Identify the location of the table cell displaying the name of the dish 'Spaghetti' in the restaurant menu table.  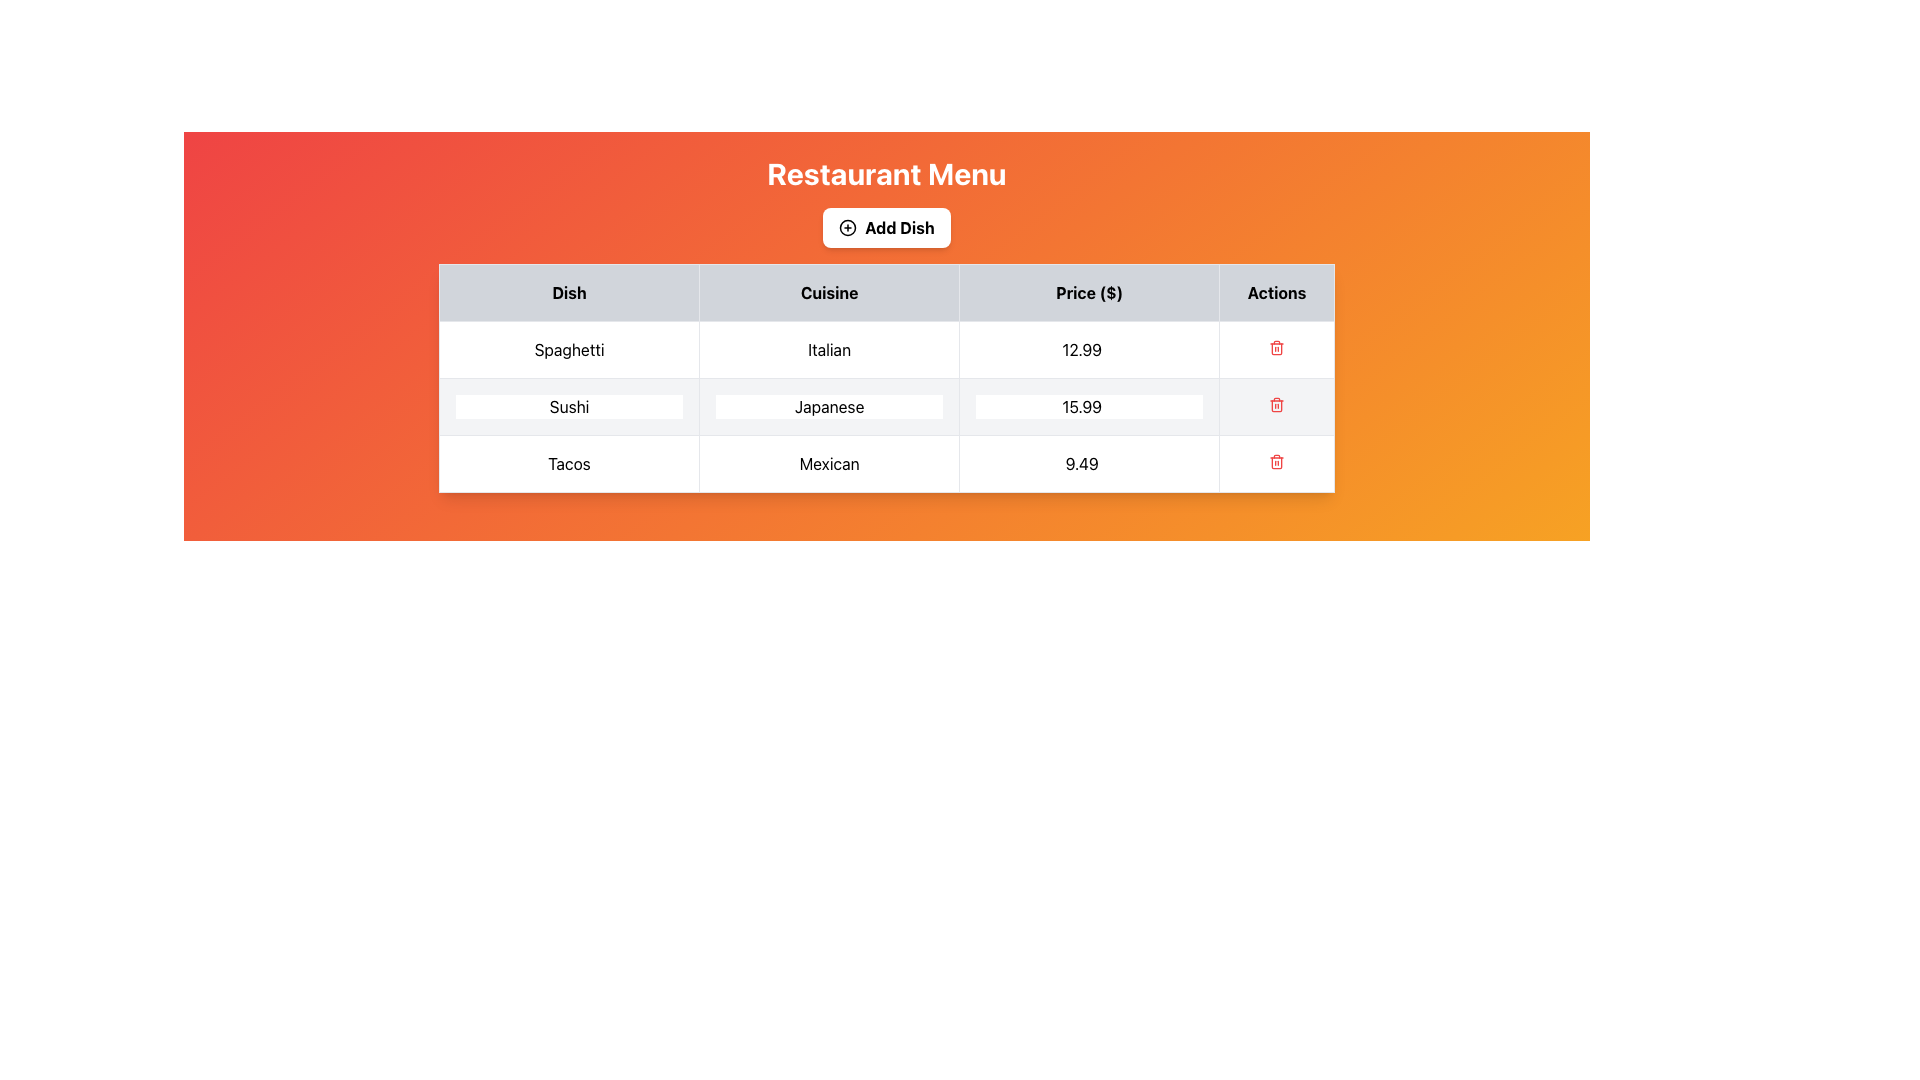
(568, 349).